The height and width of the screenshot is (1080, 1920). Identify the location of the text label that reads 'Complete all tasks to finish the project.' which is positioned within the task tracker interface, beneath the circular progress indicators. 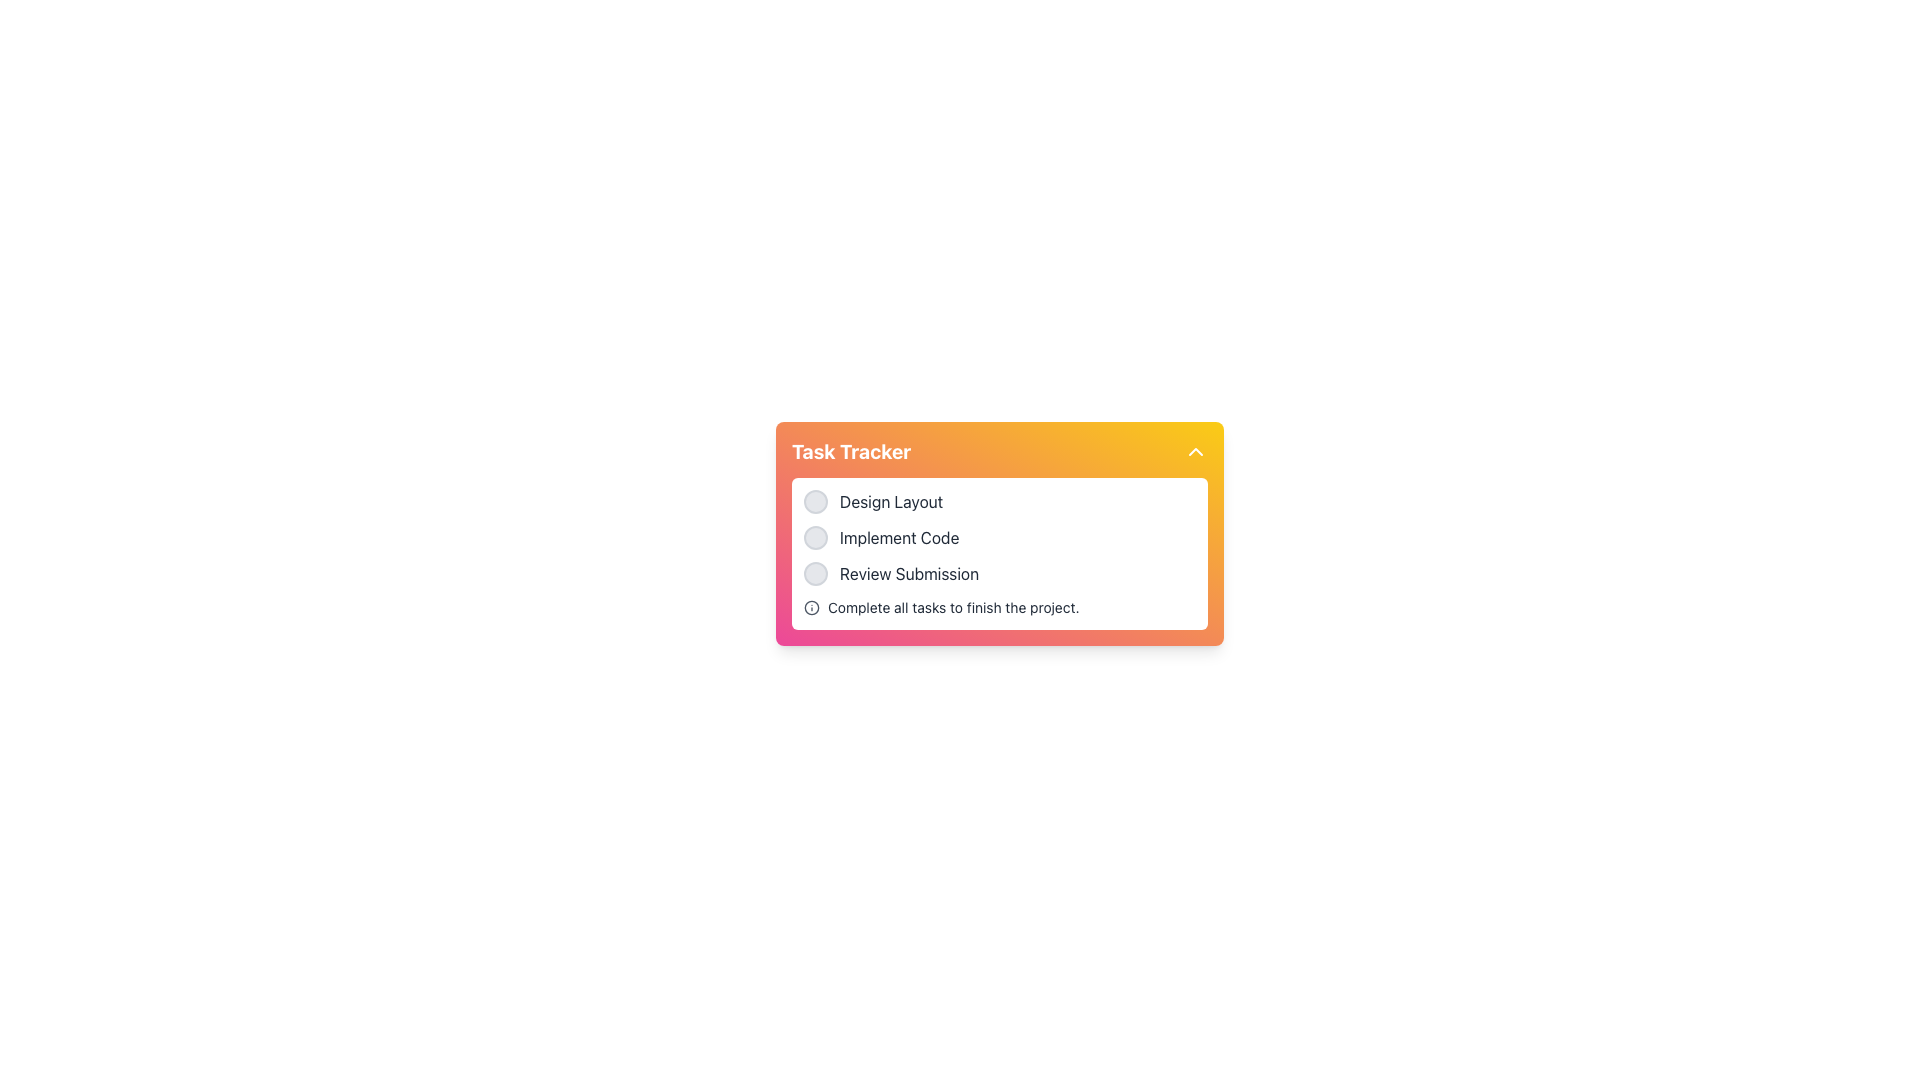
(952, 607).